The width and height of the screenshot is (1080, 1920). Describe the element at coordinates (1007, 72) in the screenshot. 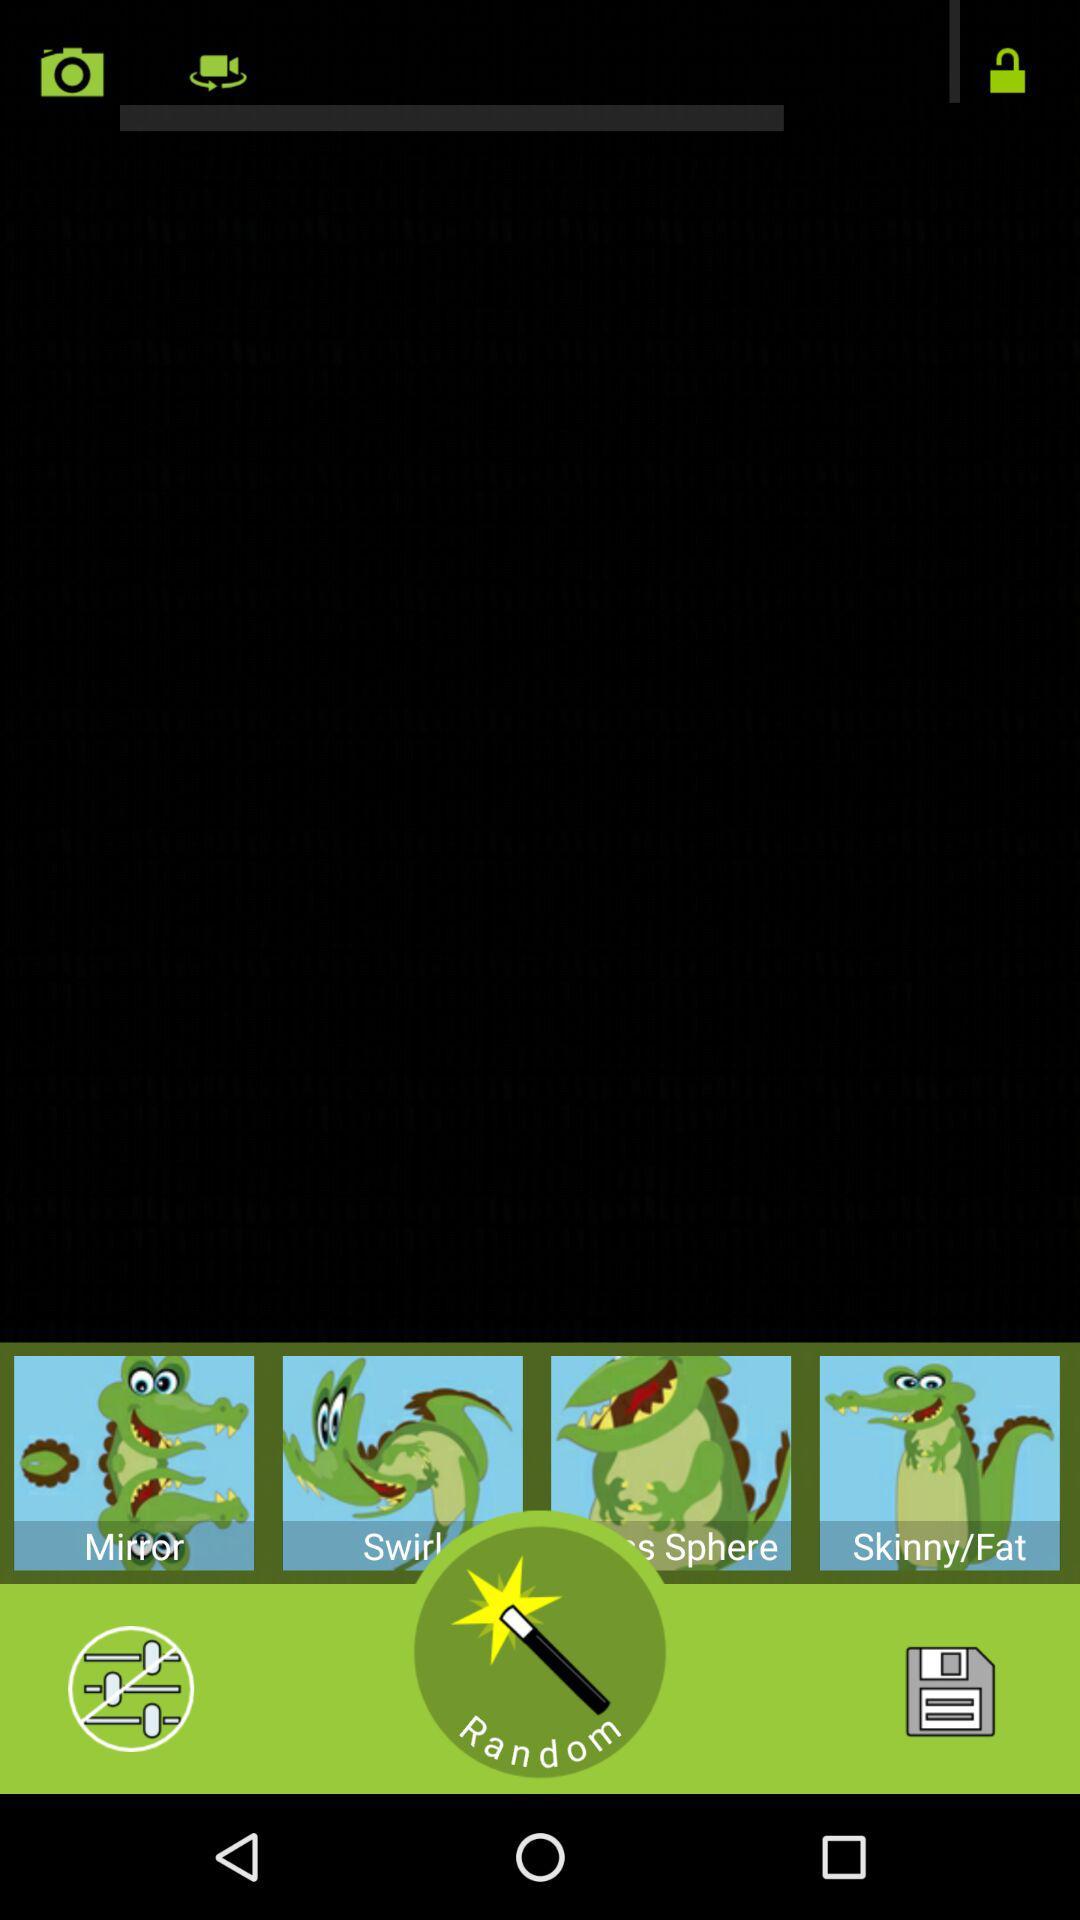

I see `lock/unlock` at that location.